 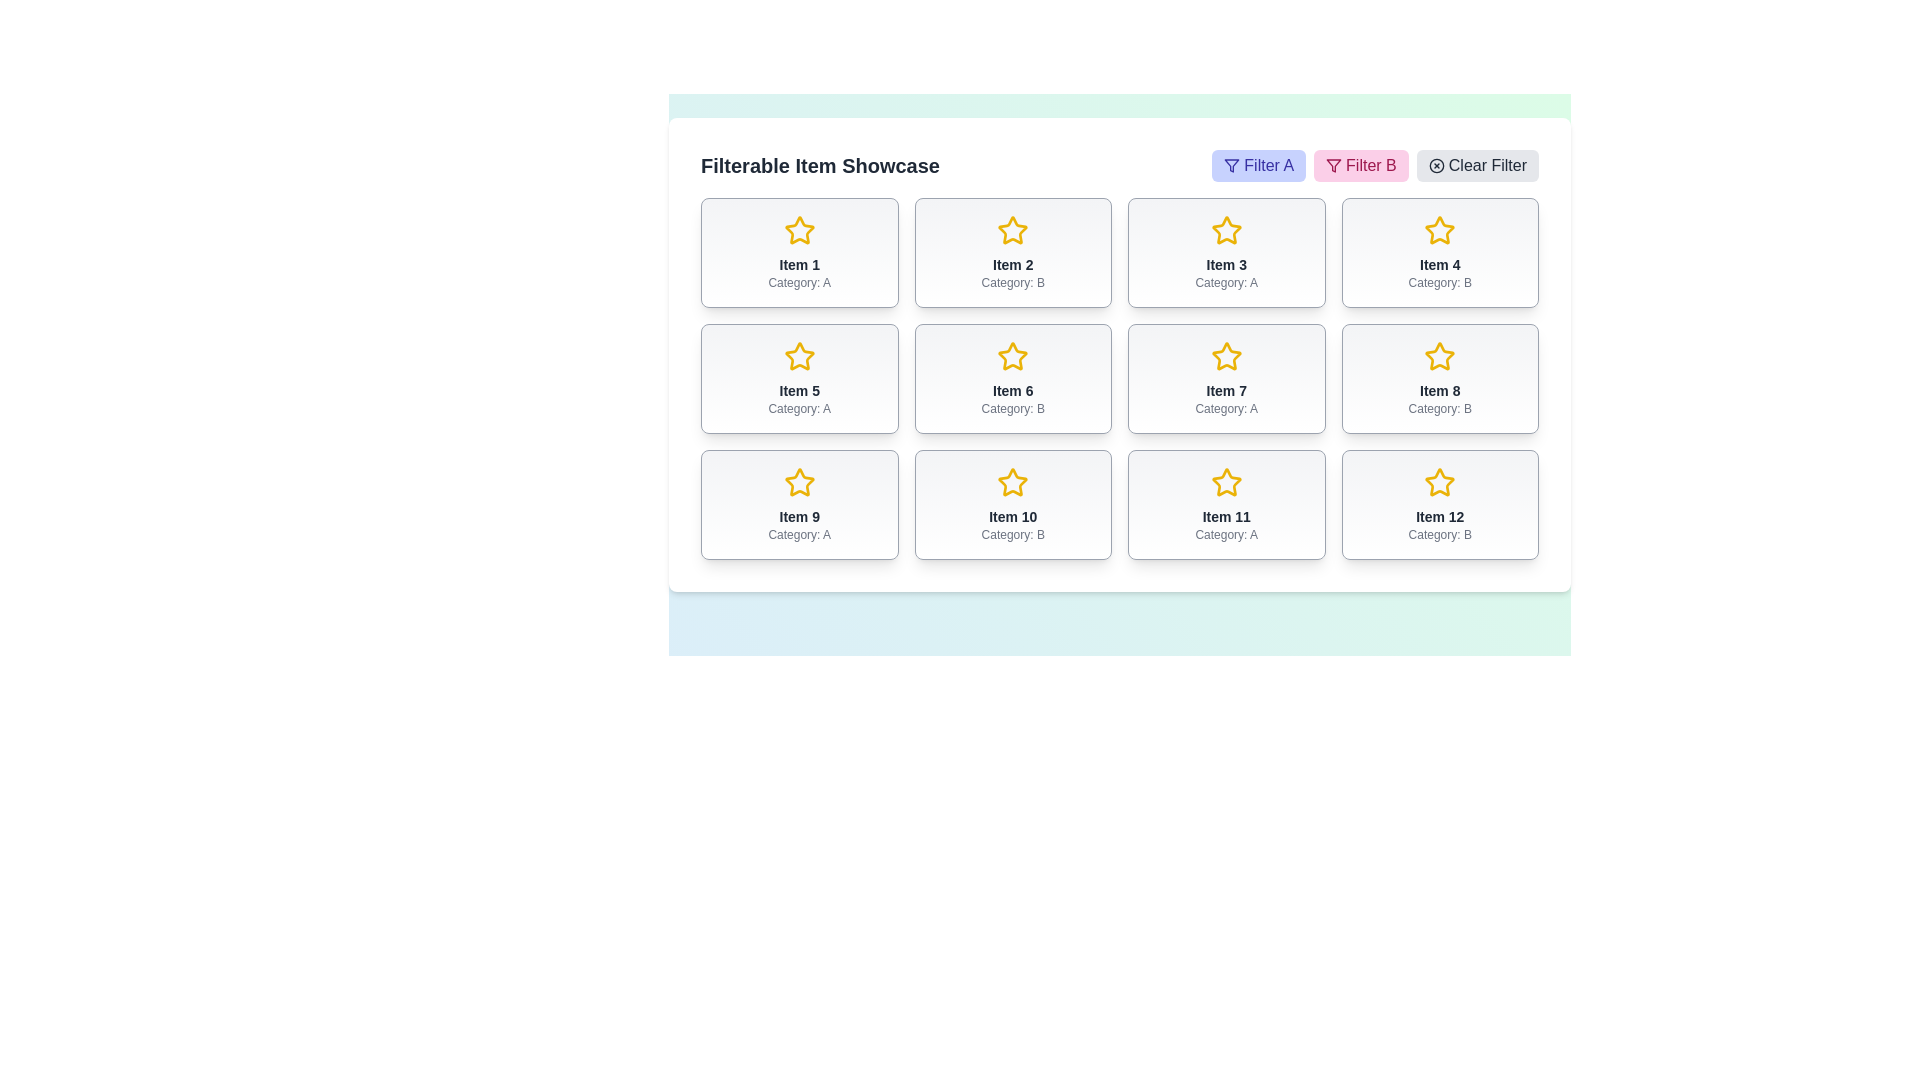 What do you see at coordinates (1435, 164) in the screenshot?
I see `the circular 'close' icon with a diagonal cross inside, located within the 'Clear Filter' button at the top-right of the interface` at bounding box center [1435, 164].